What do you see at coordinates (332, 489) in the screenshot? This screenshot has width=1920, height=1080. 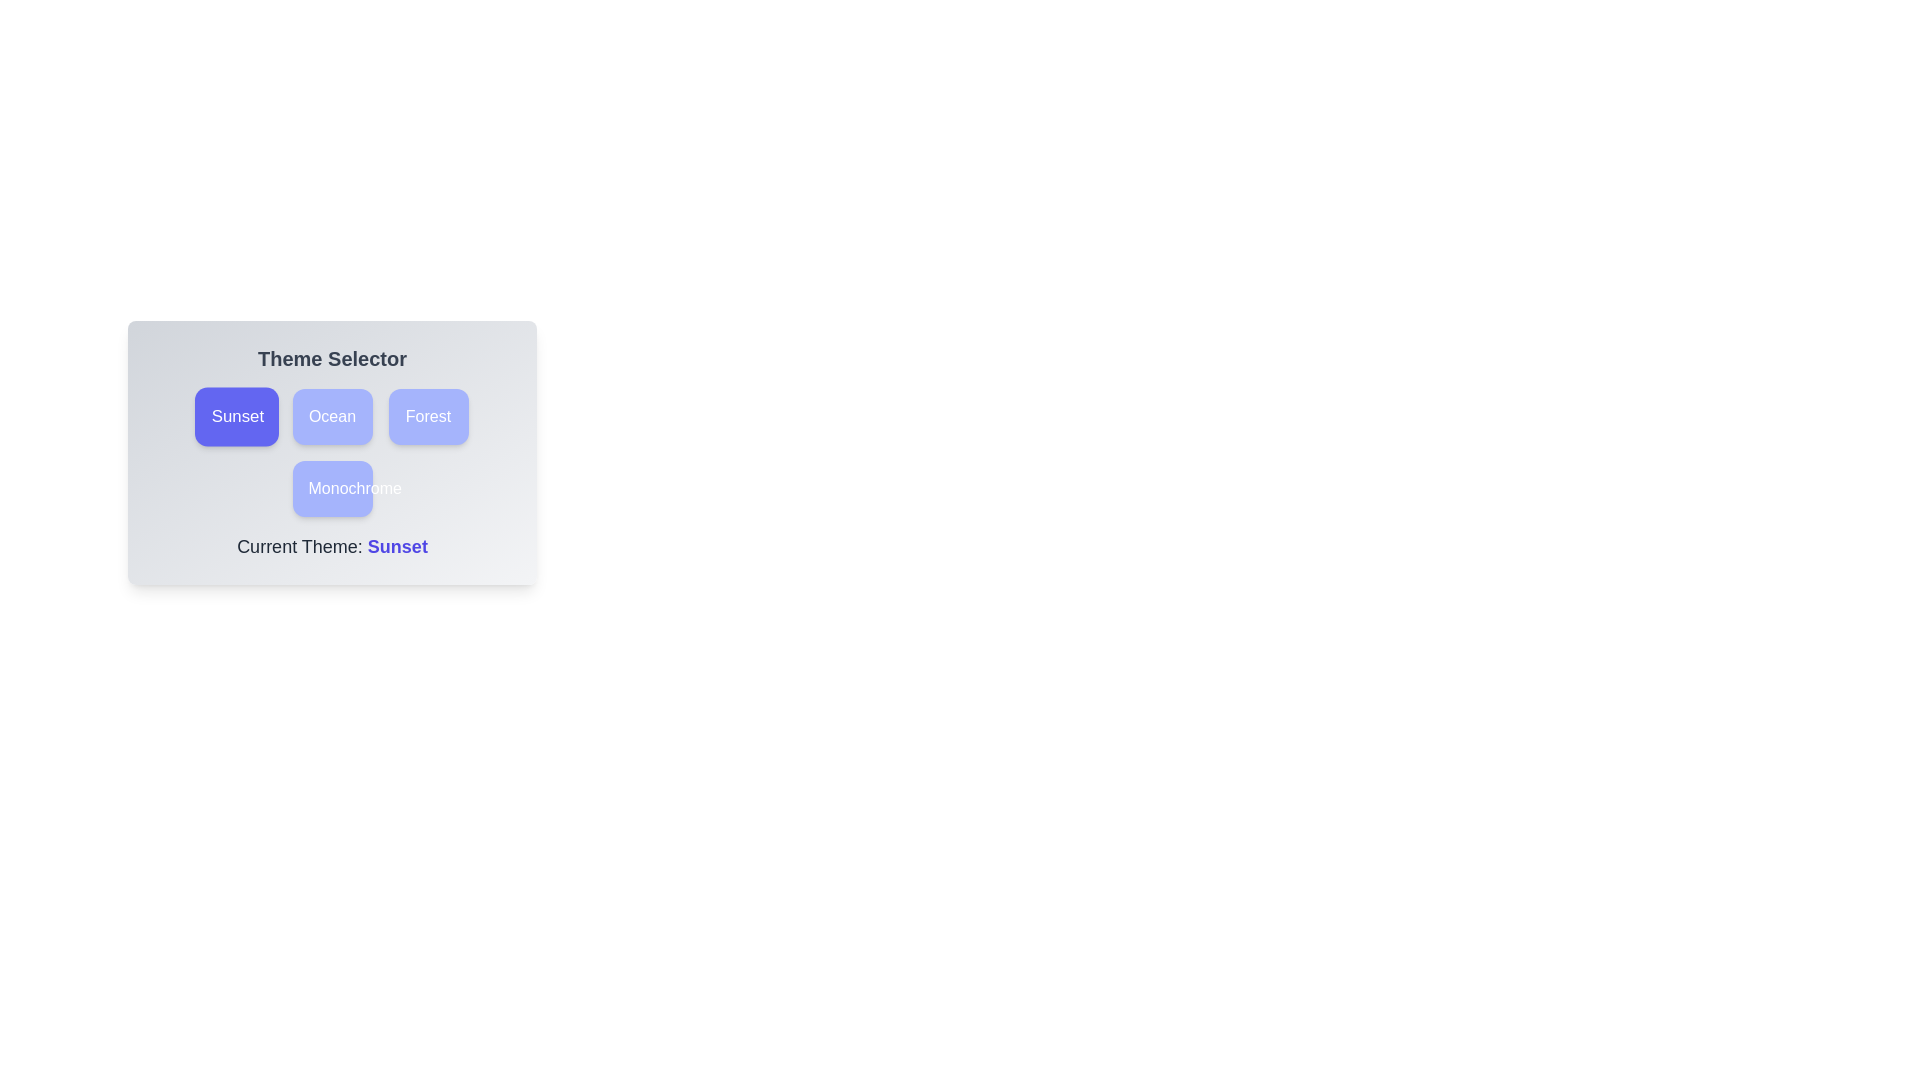 I see `the theme button labeled Monochrome` at bounding box center [332, 489].